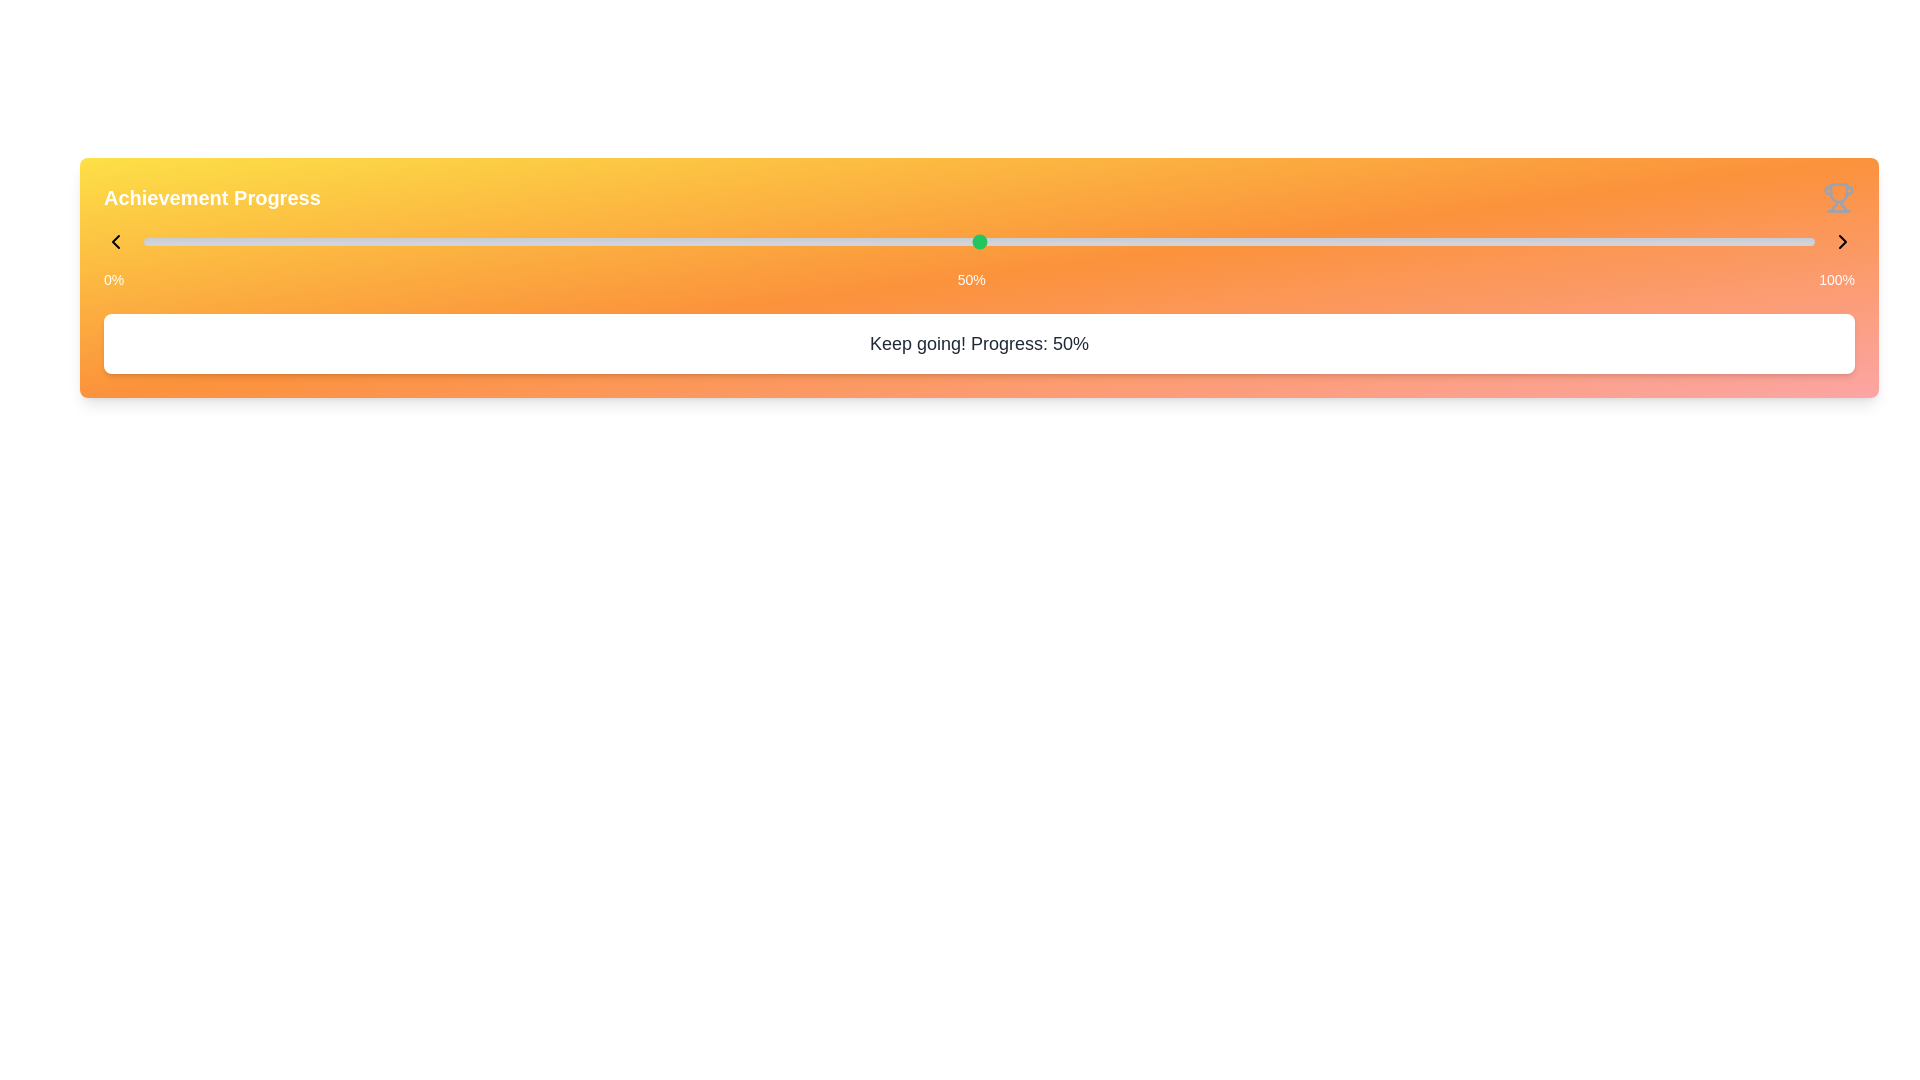 The image size is (1920, 1080). I want to click on the static text label indicating the initial point of the progress bar, which represents 0% progress, so click(113, 280).